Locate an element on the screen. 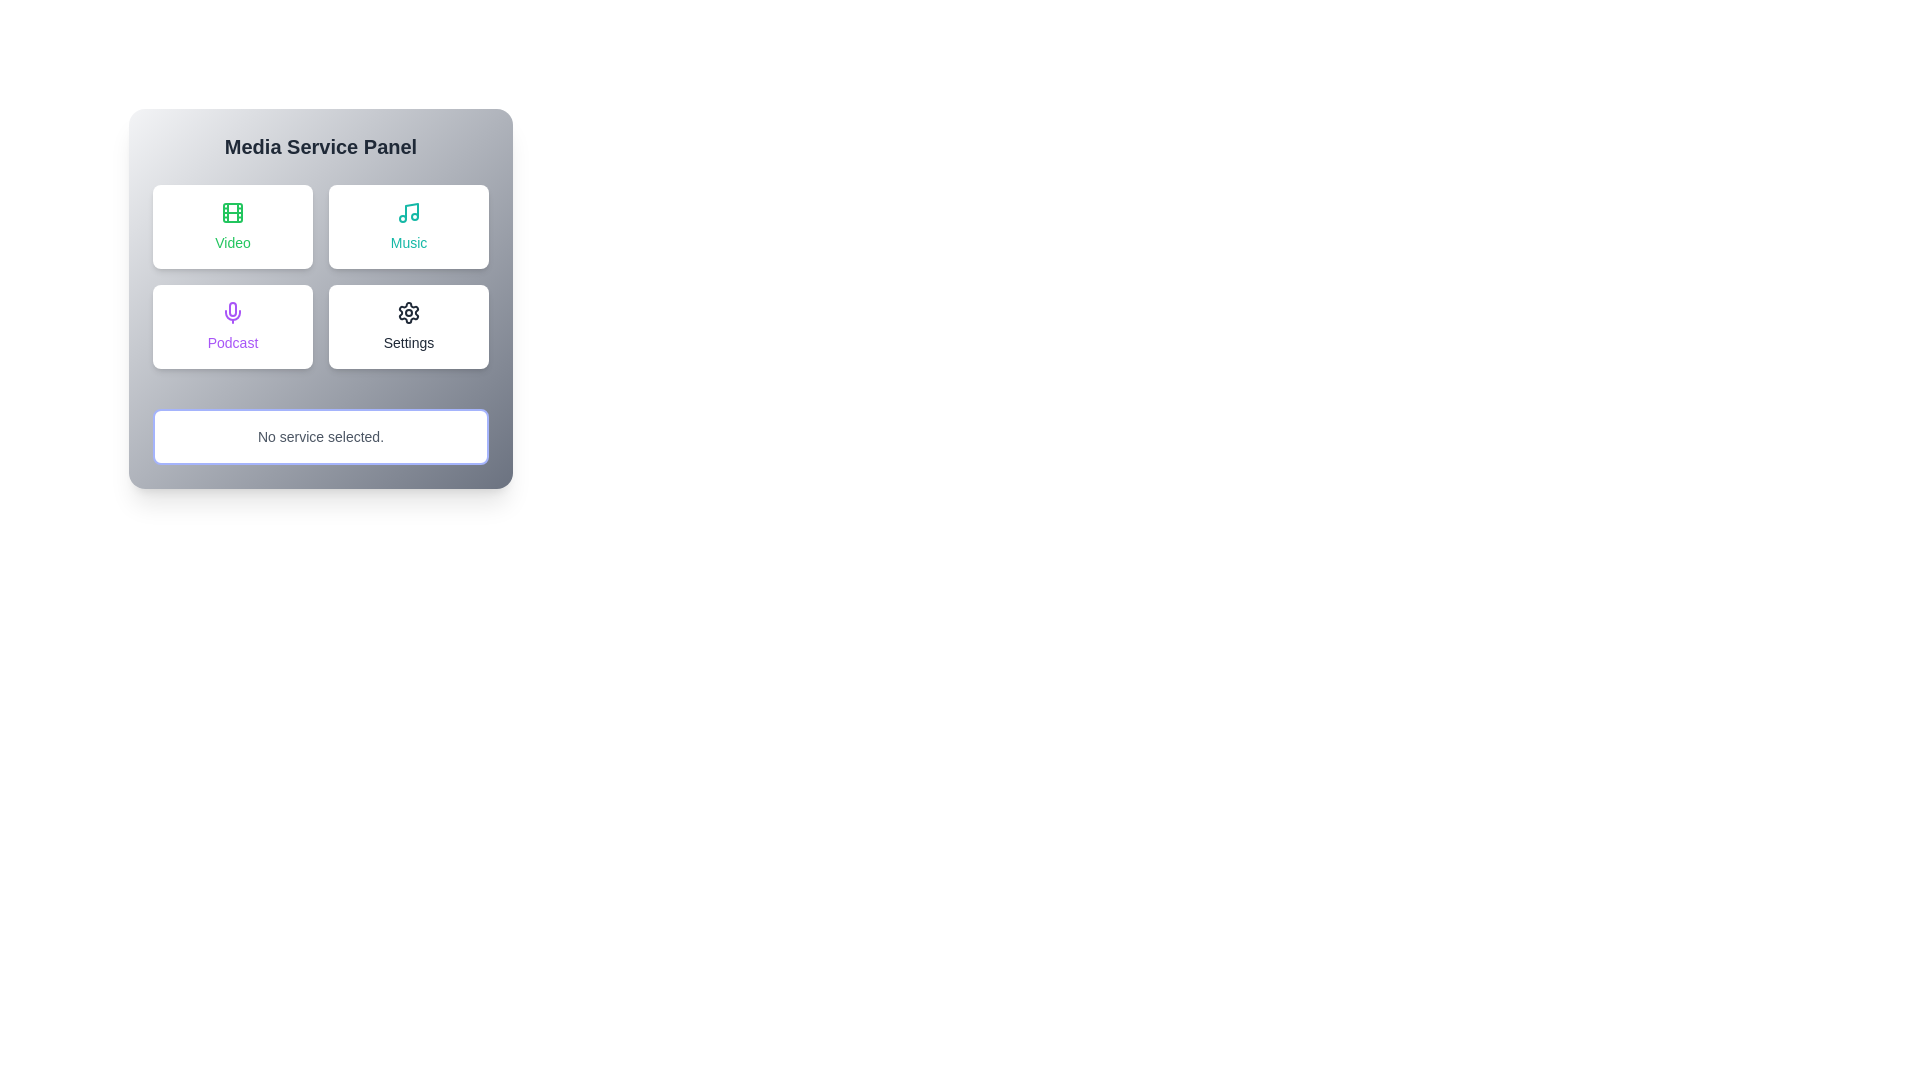  the curved line or arc within the microphone icon located at the bottom-center of the representation is located at coordinates (233, 315).